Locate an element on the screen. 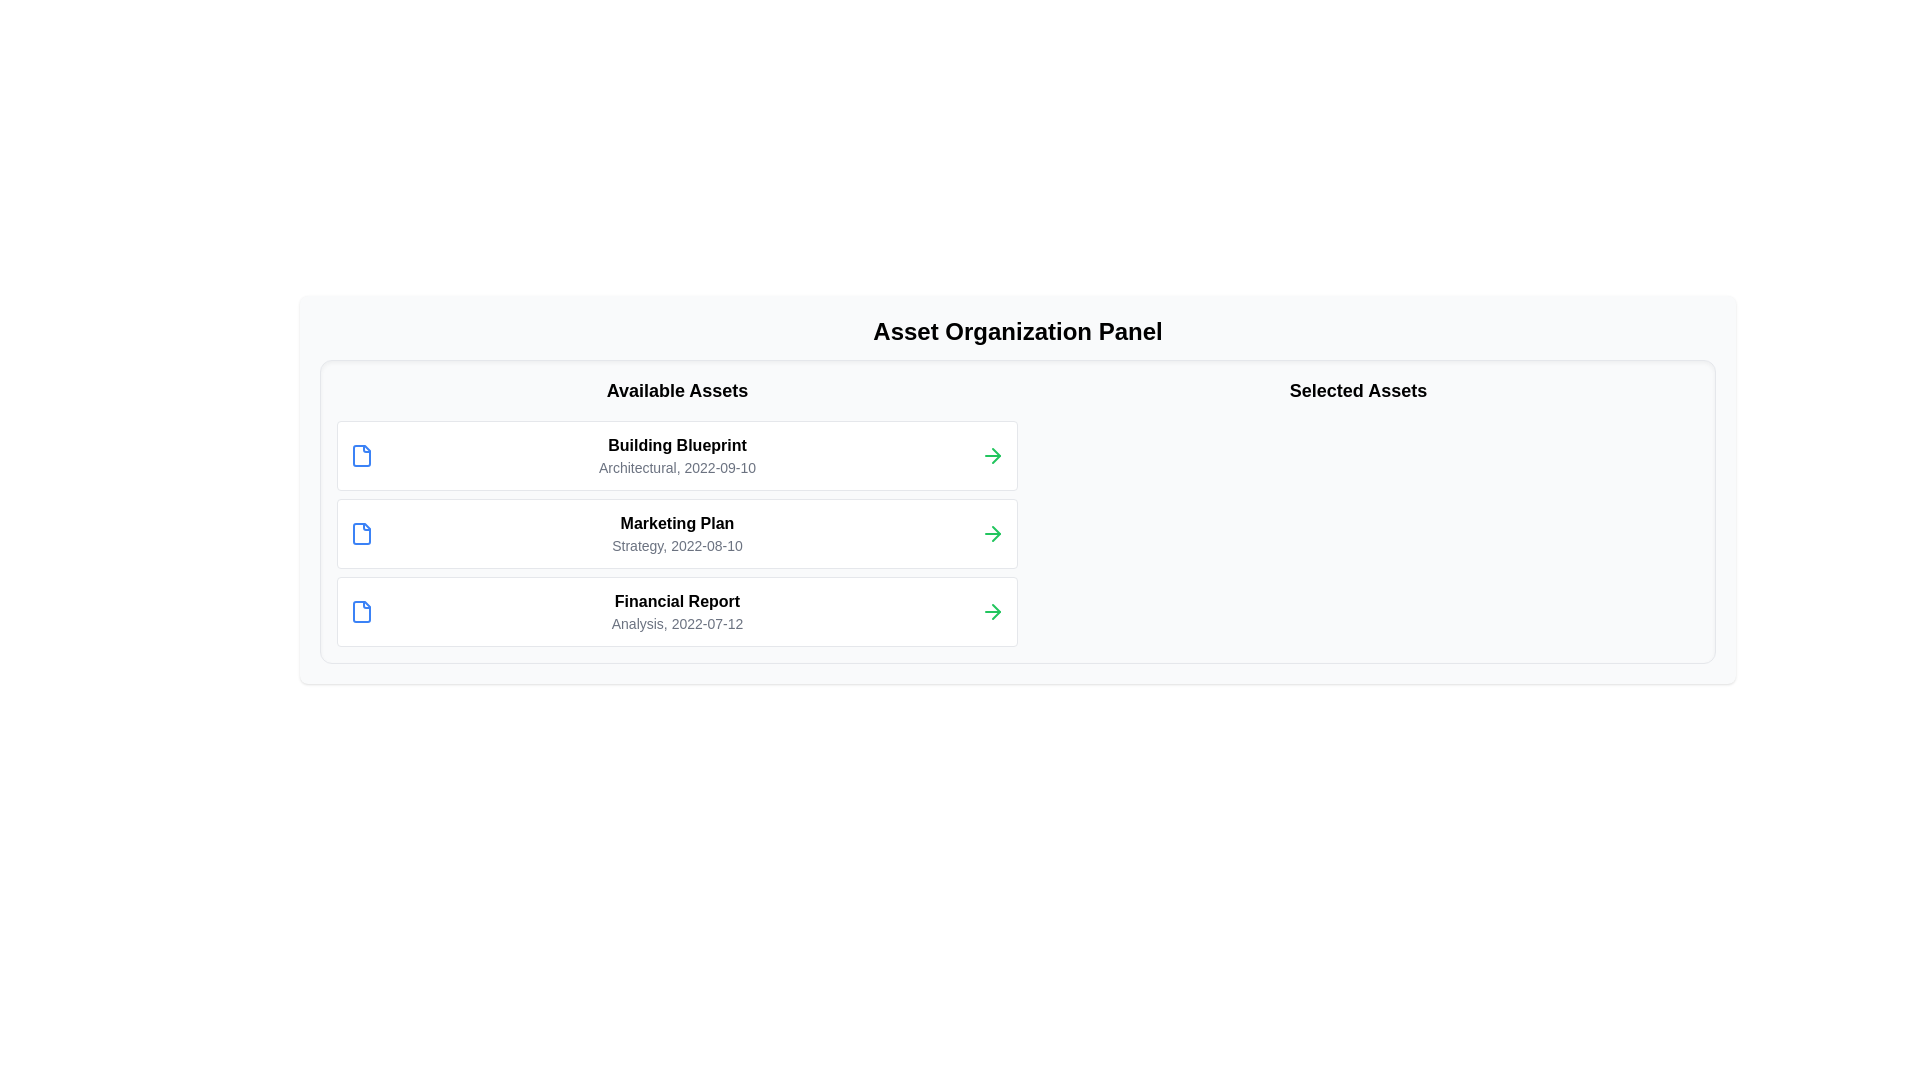  detailed information displayed in the text block labeled 'Building Blueprint' with subheader 'Architectural, 2022-09-10', which is centrally aligned within its white card in the 'Available Assets' section is located at coordinates (677, 455).